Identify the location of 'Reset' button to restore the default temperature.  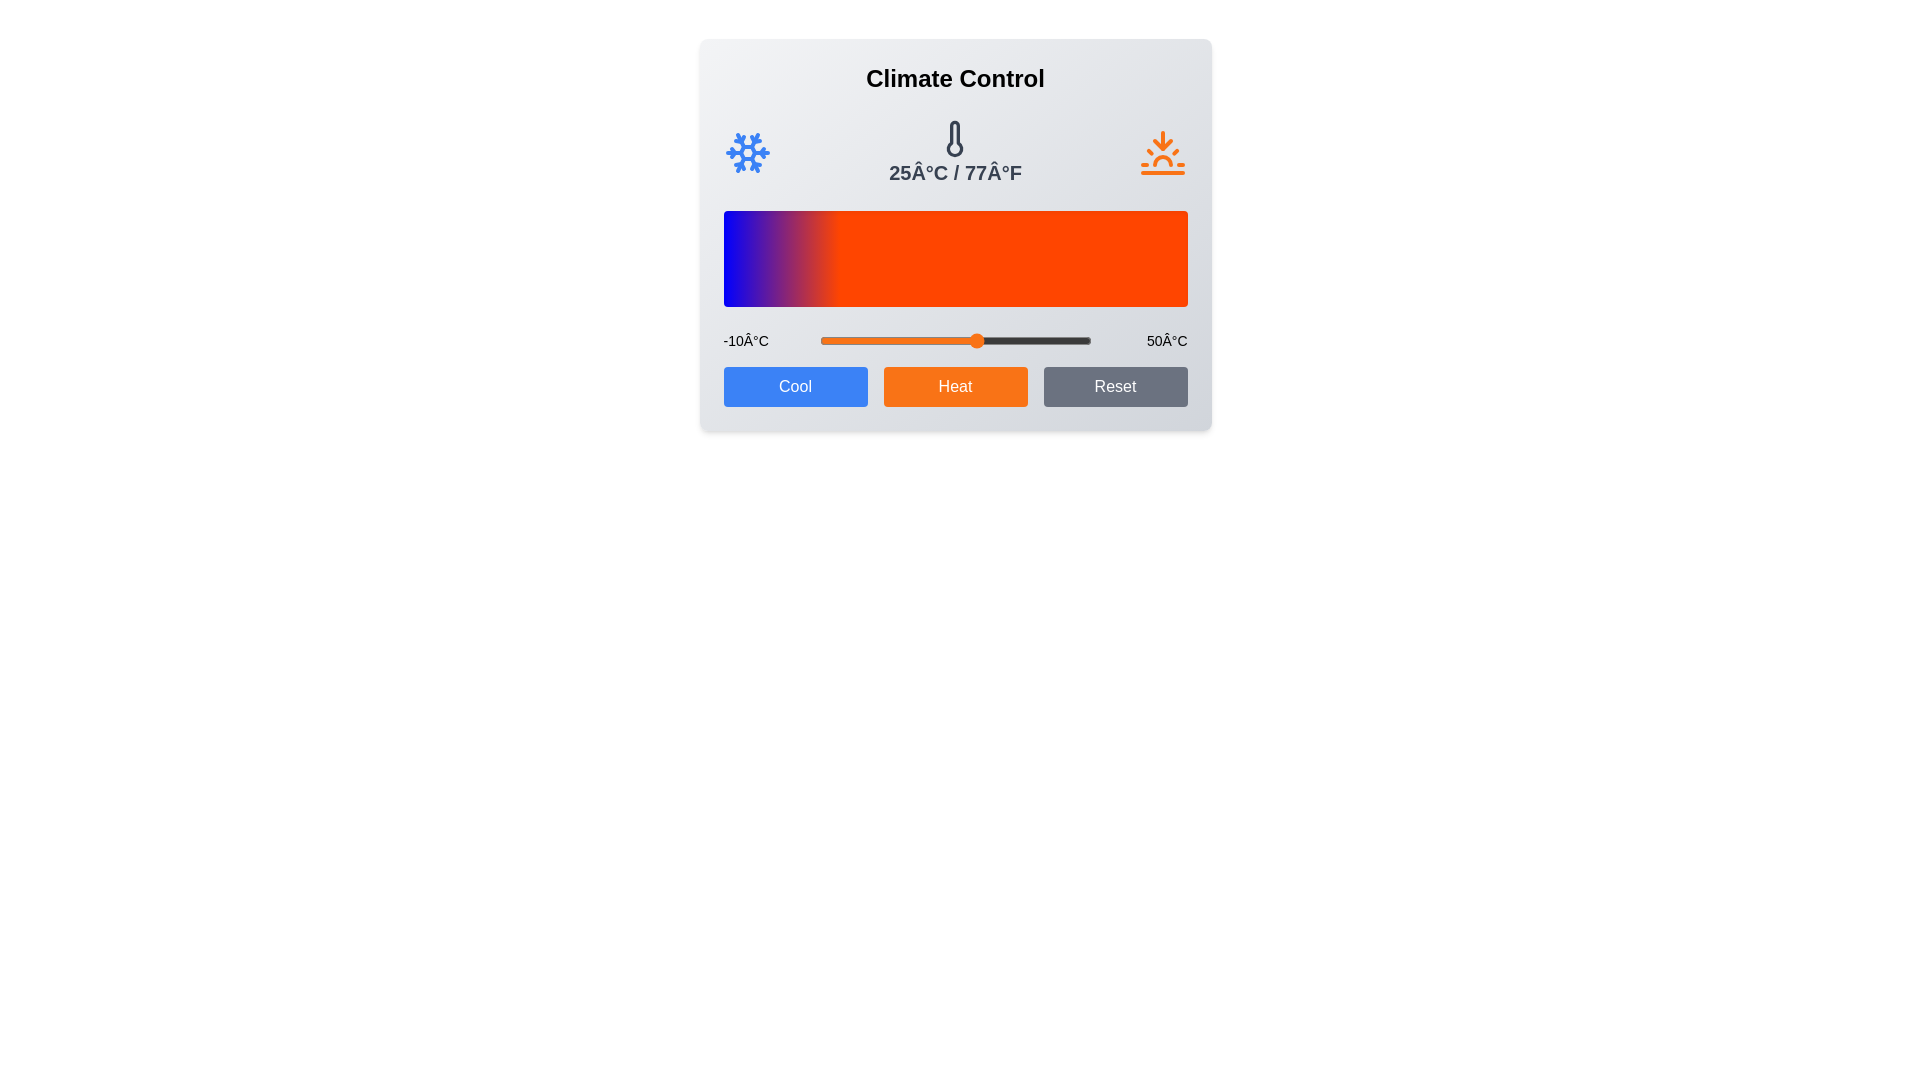
(1114, 386).